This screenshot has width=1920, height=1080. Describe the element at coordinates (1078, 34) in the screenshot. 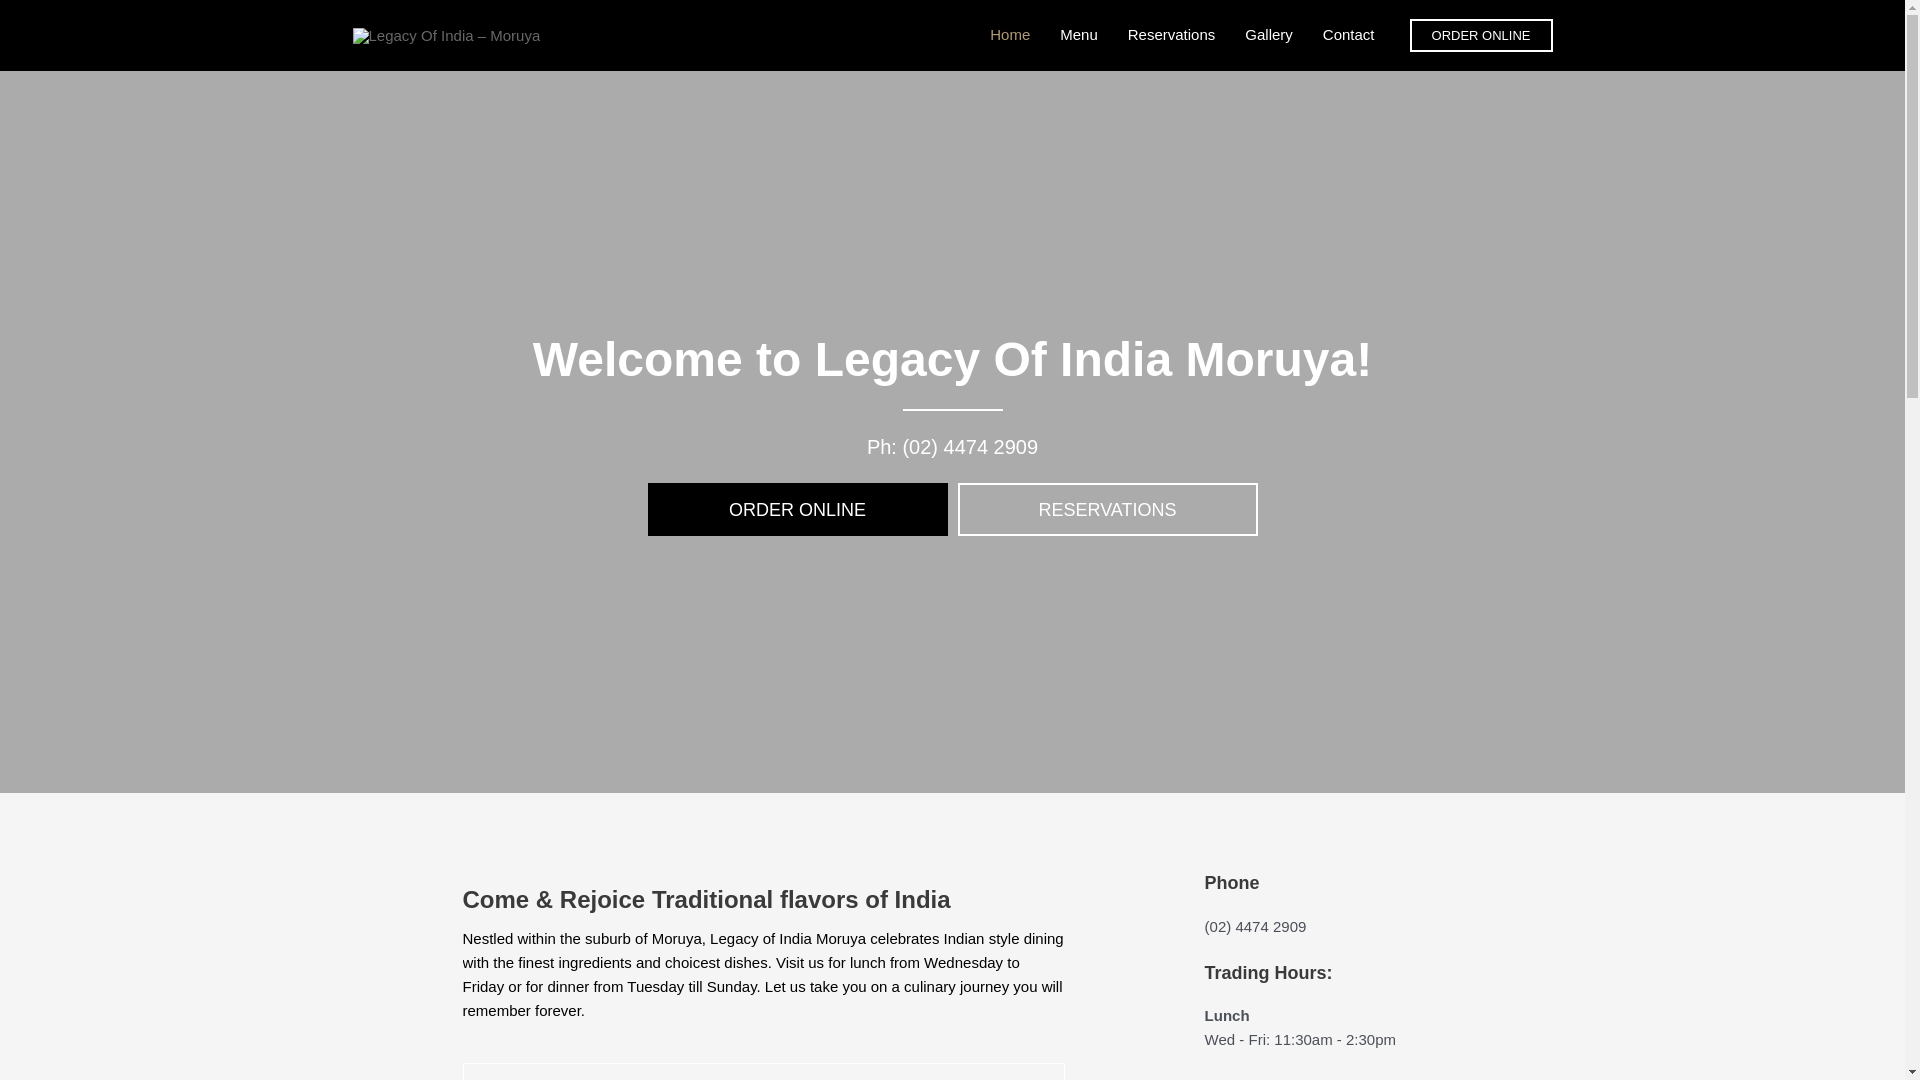

I see `'Menu'` at that location.